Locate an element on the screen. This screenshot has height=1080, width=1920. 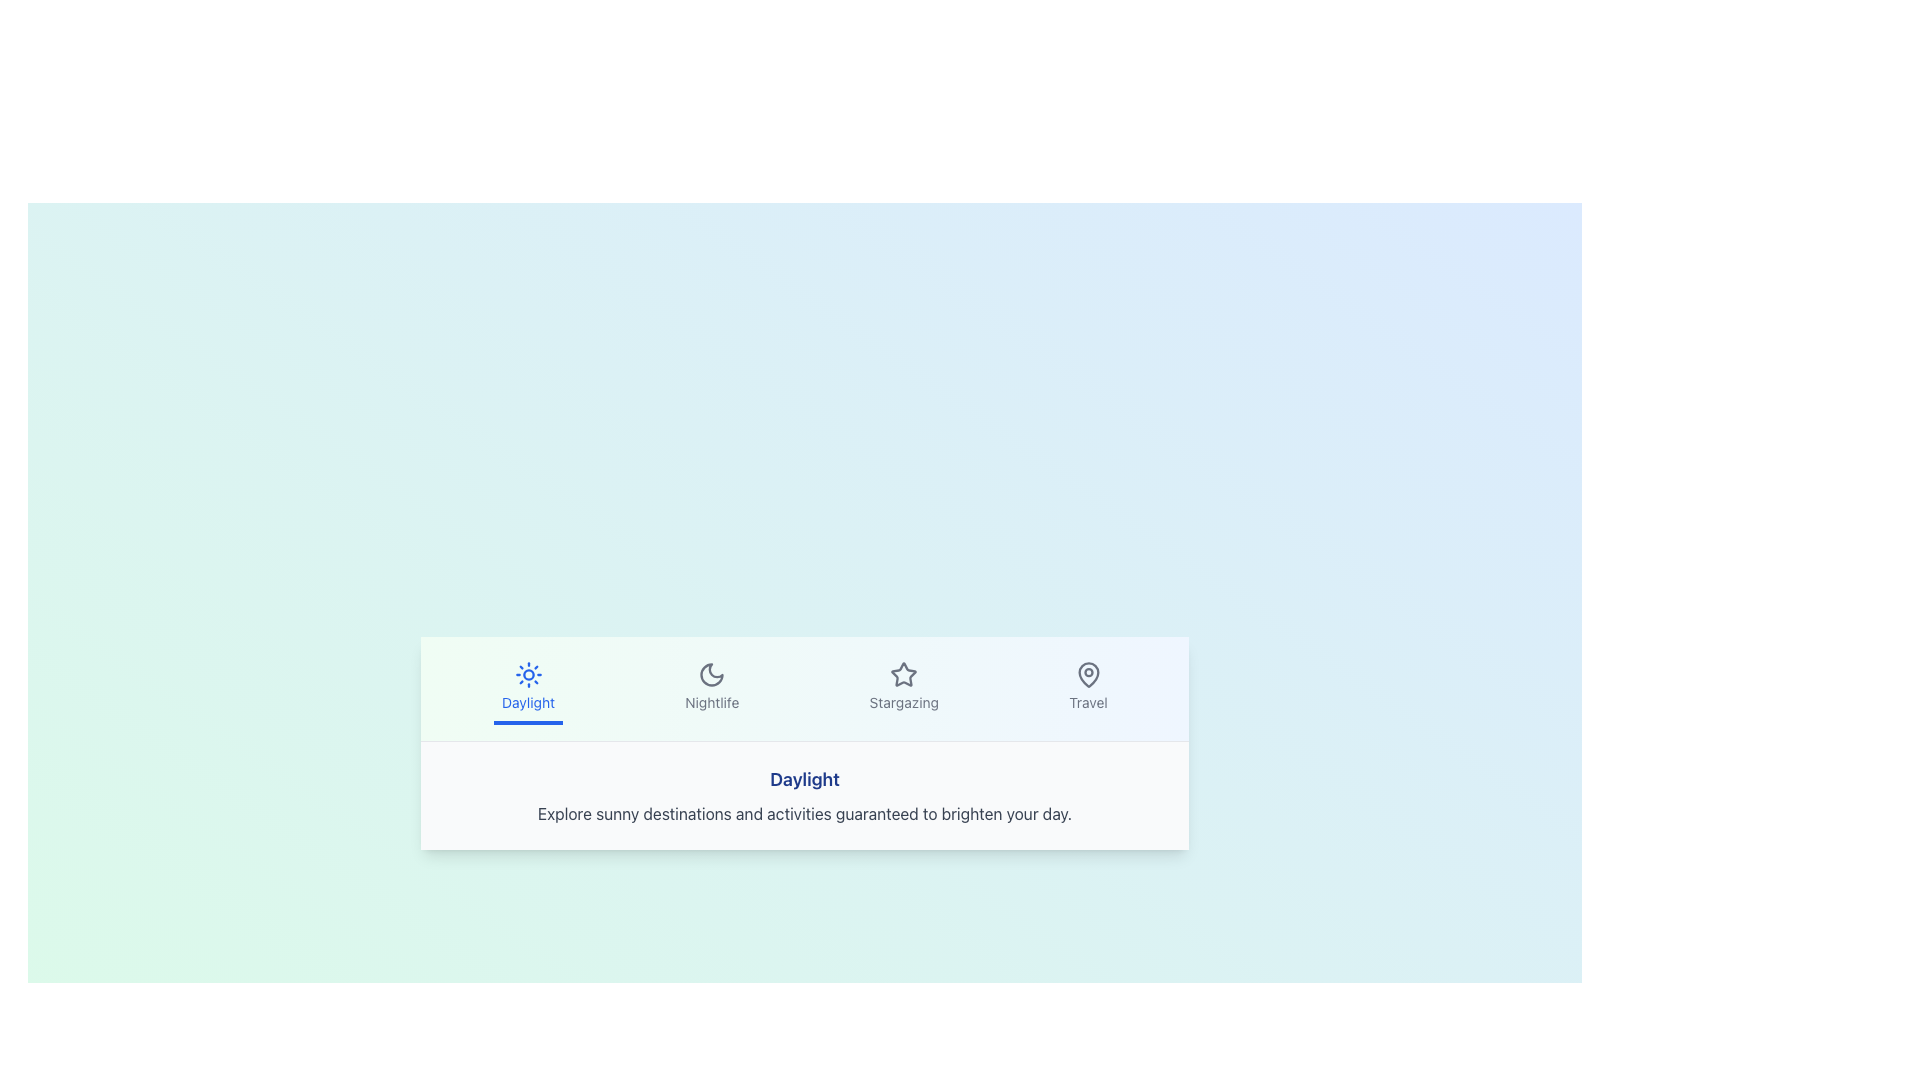
the 'Nightlife' navigation label is located at coordinates (712, 701).